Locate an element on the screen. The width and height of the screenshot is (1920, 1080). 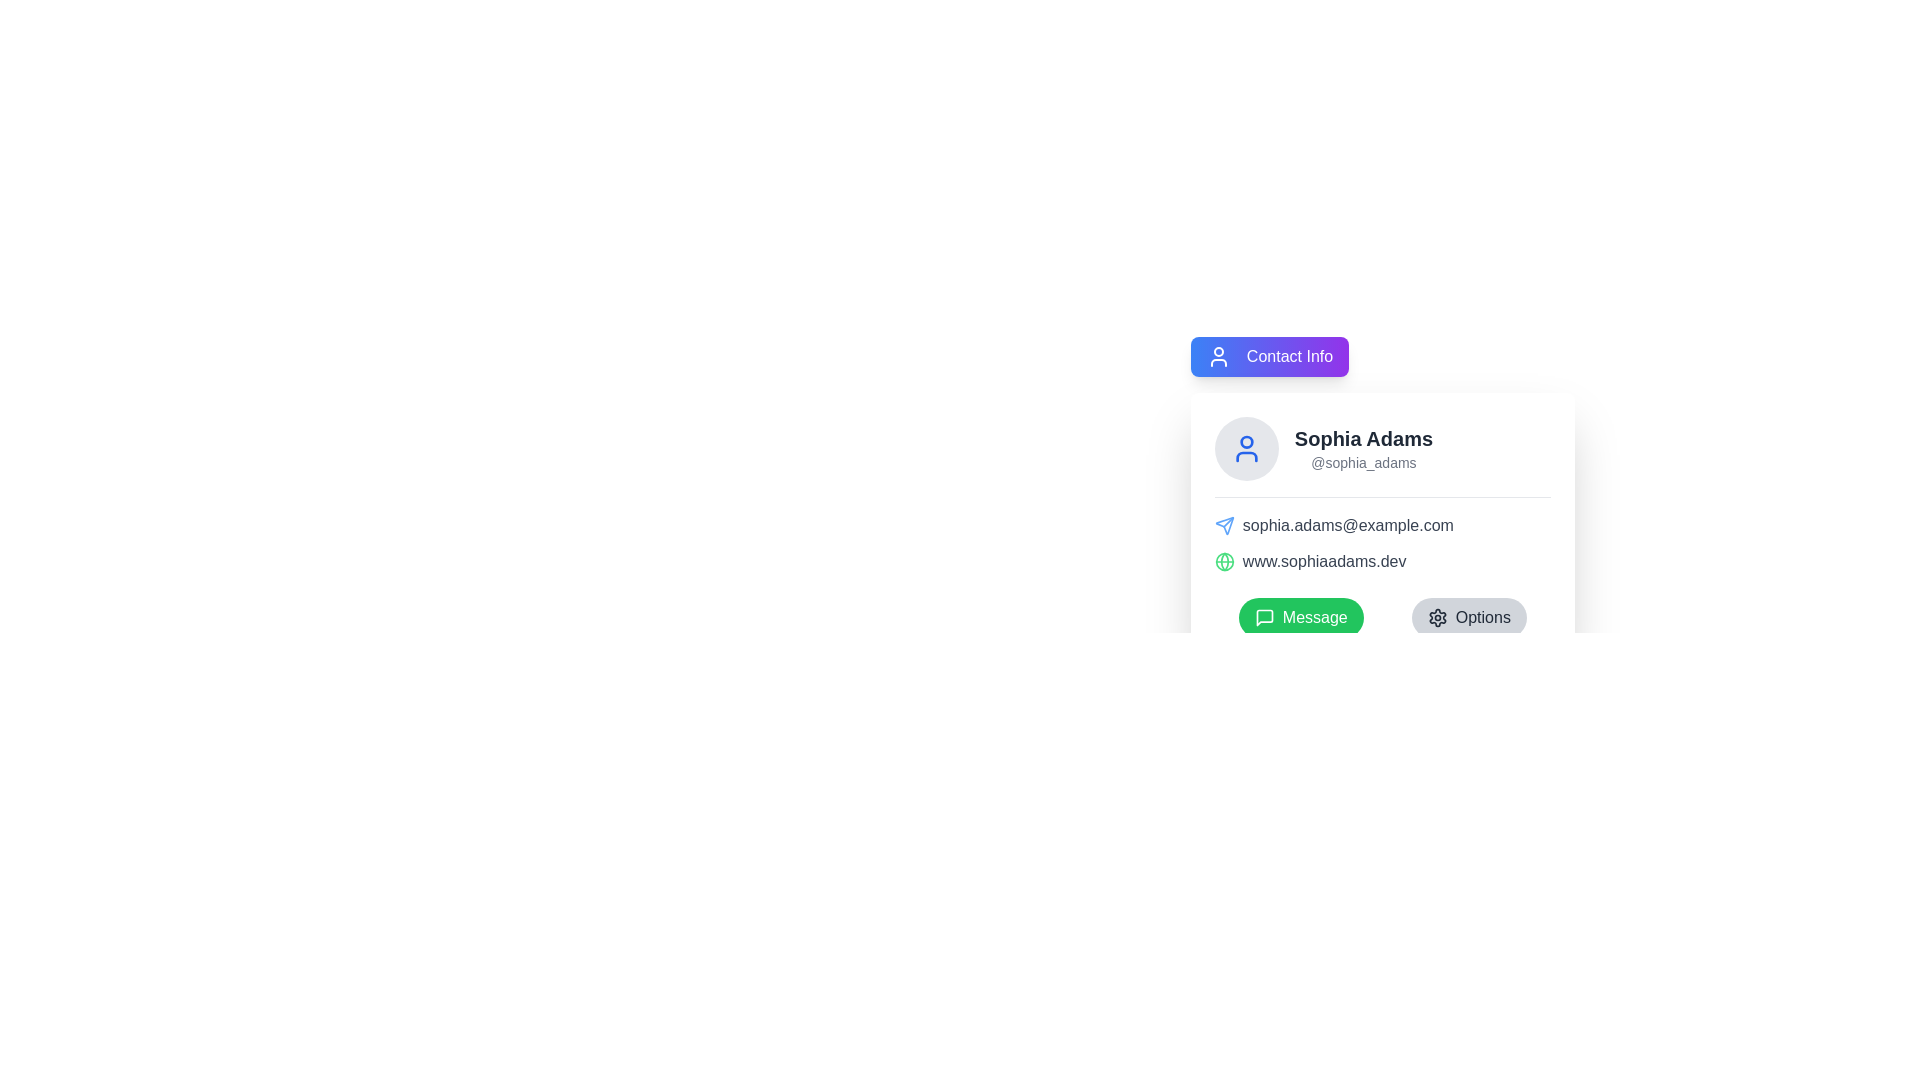
the 'Options' button, which has a gray background, black text, and a gear icon, located at the bottom of the user profile card as the second button from the left is located at coordinates (1469, 616).